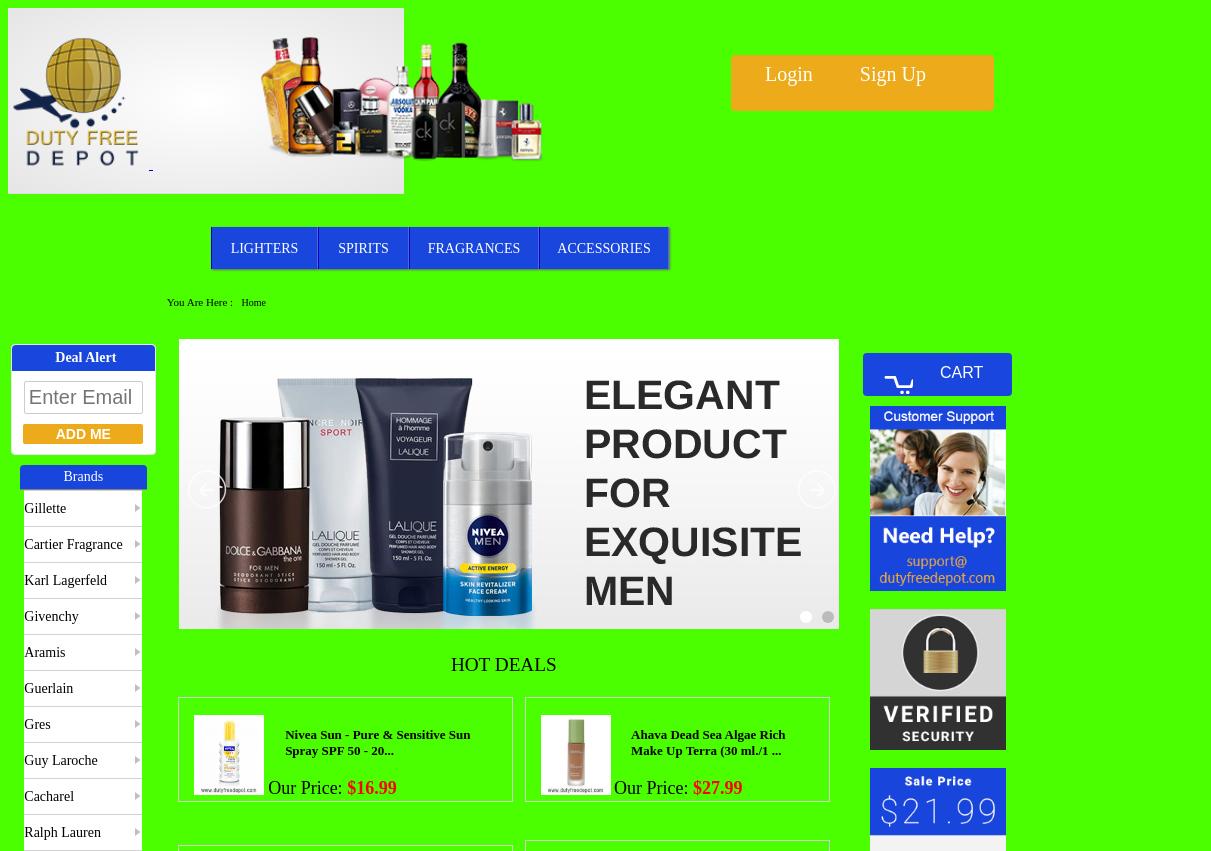 This screenshot has width=1211, height=851. I want to click on 'Ahava Dead Sea Algae Rich Make Up Terra (30 ml./1 ...', so click(706, 741).